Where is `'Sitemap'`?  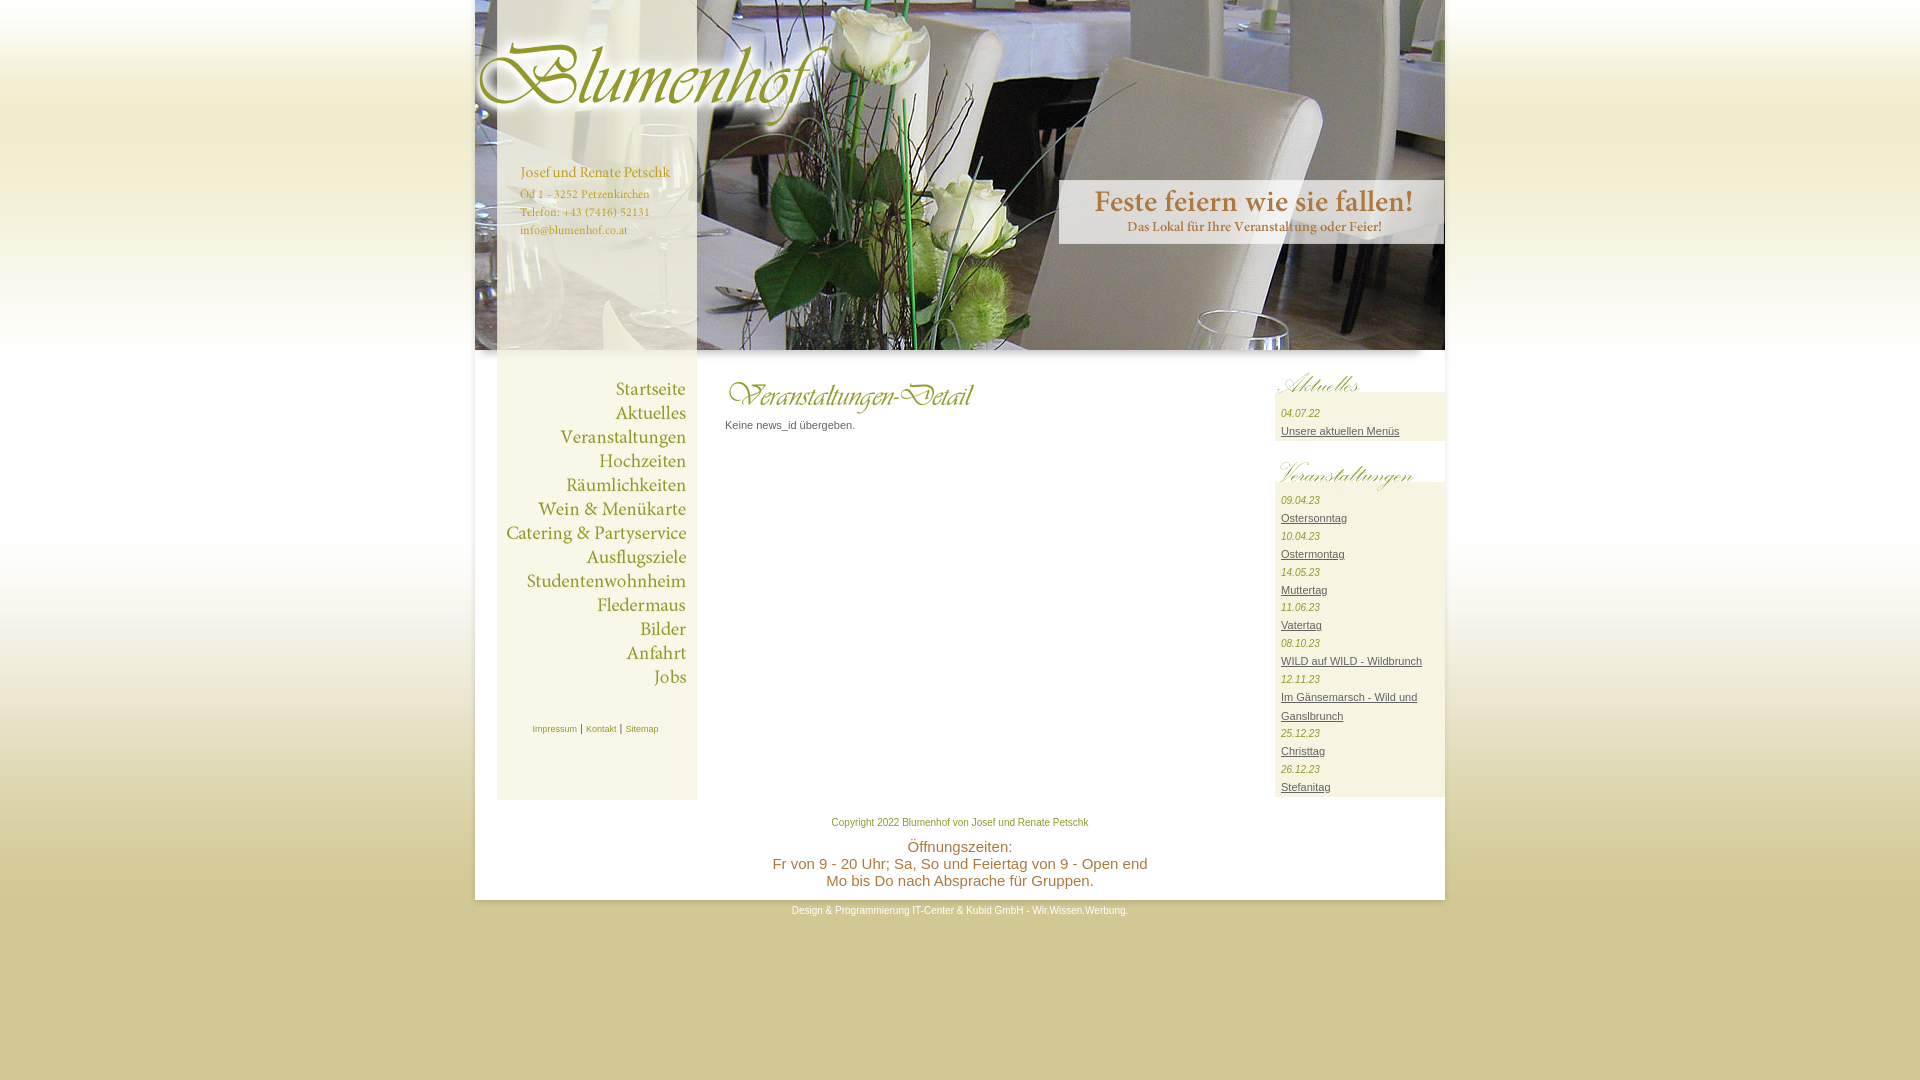 'Sitemap' is located at coordinates (641, 729).